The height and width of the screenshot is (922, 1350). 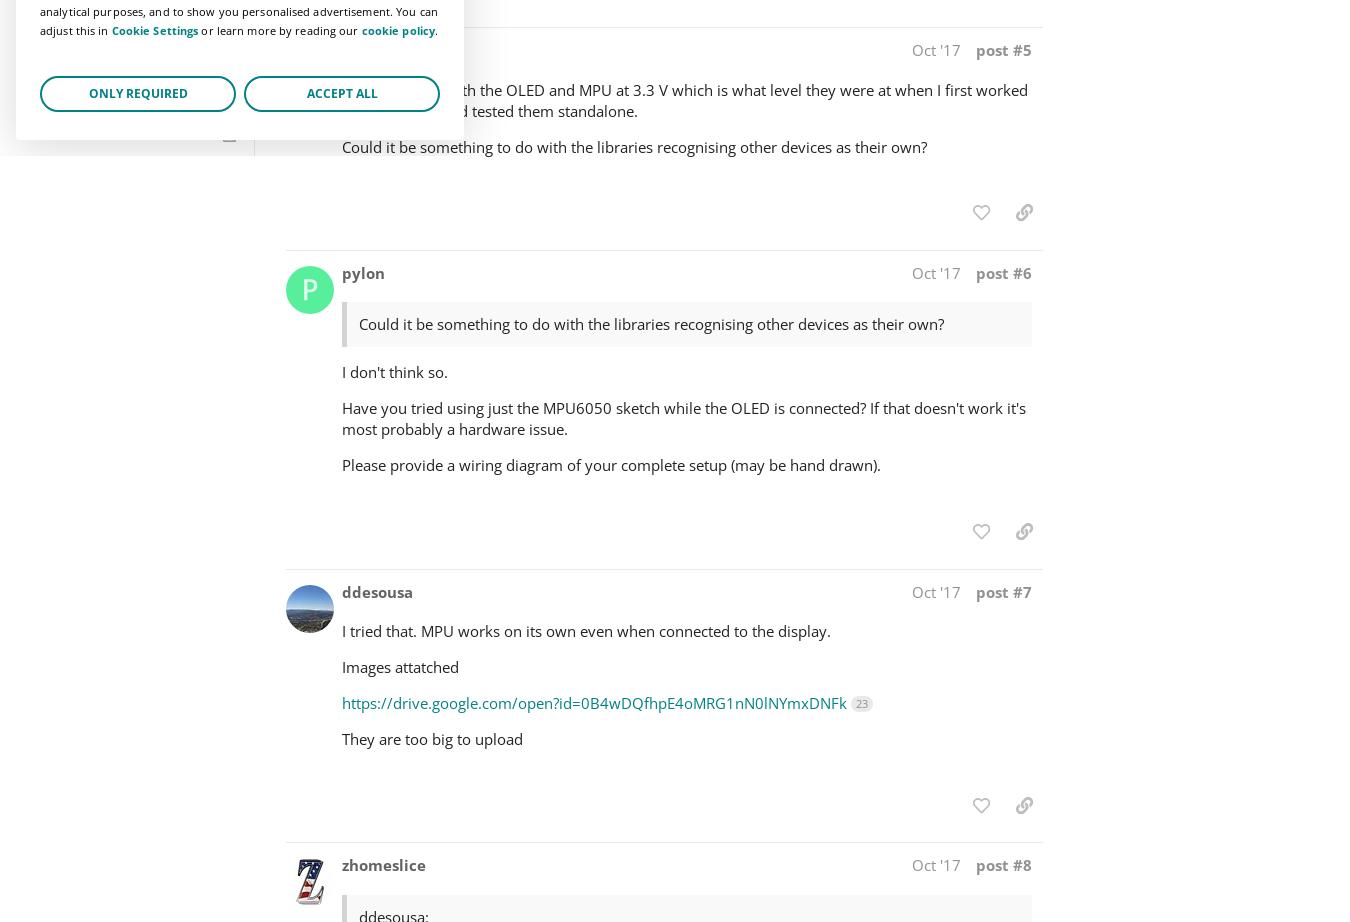 What do you see at coordinates (683, 99) in the screenshot?
I see `'Thanks. I have both the OLED and MPU at 3.3 V which is what level they were at when I first worked on the project and tested them standalone.'` at bounding box center [683, 99].